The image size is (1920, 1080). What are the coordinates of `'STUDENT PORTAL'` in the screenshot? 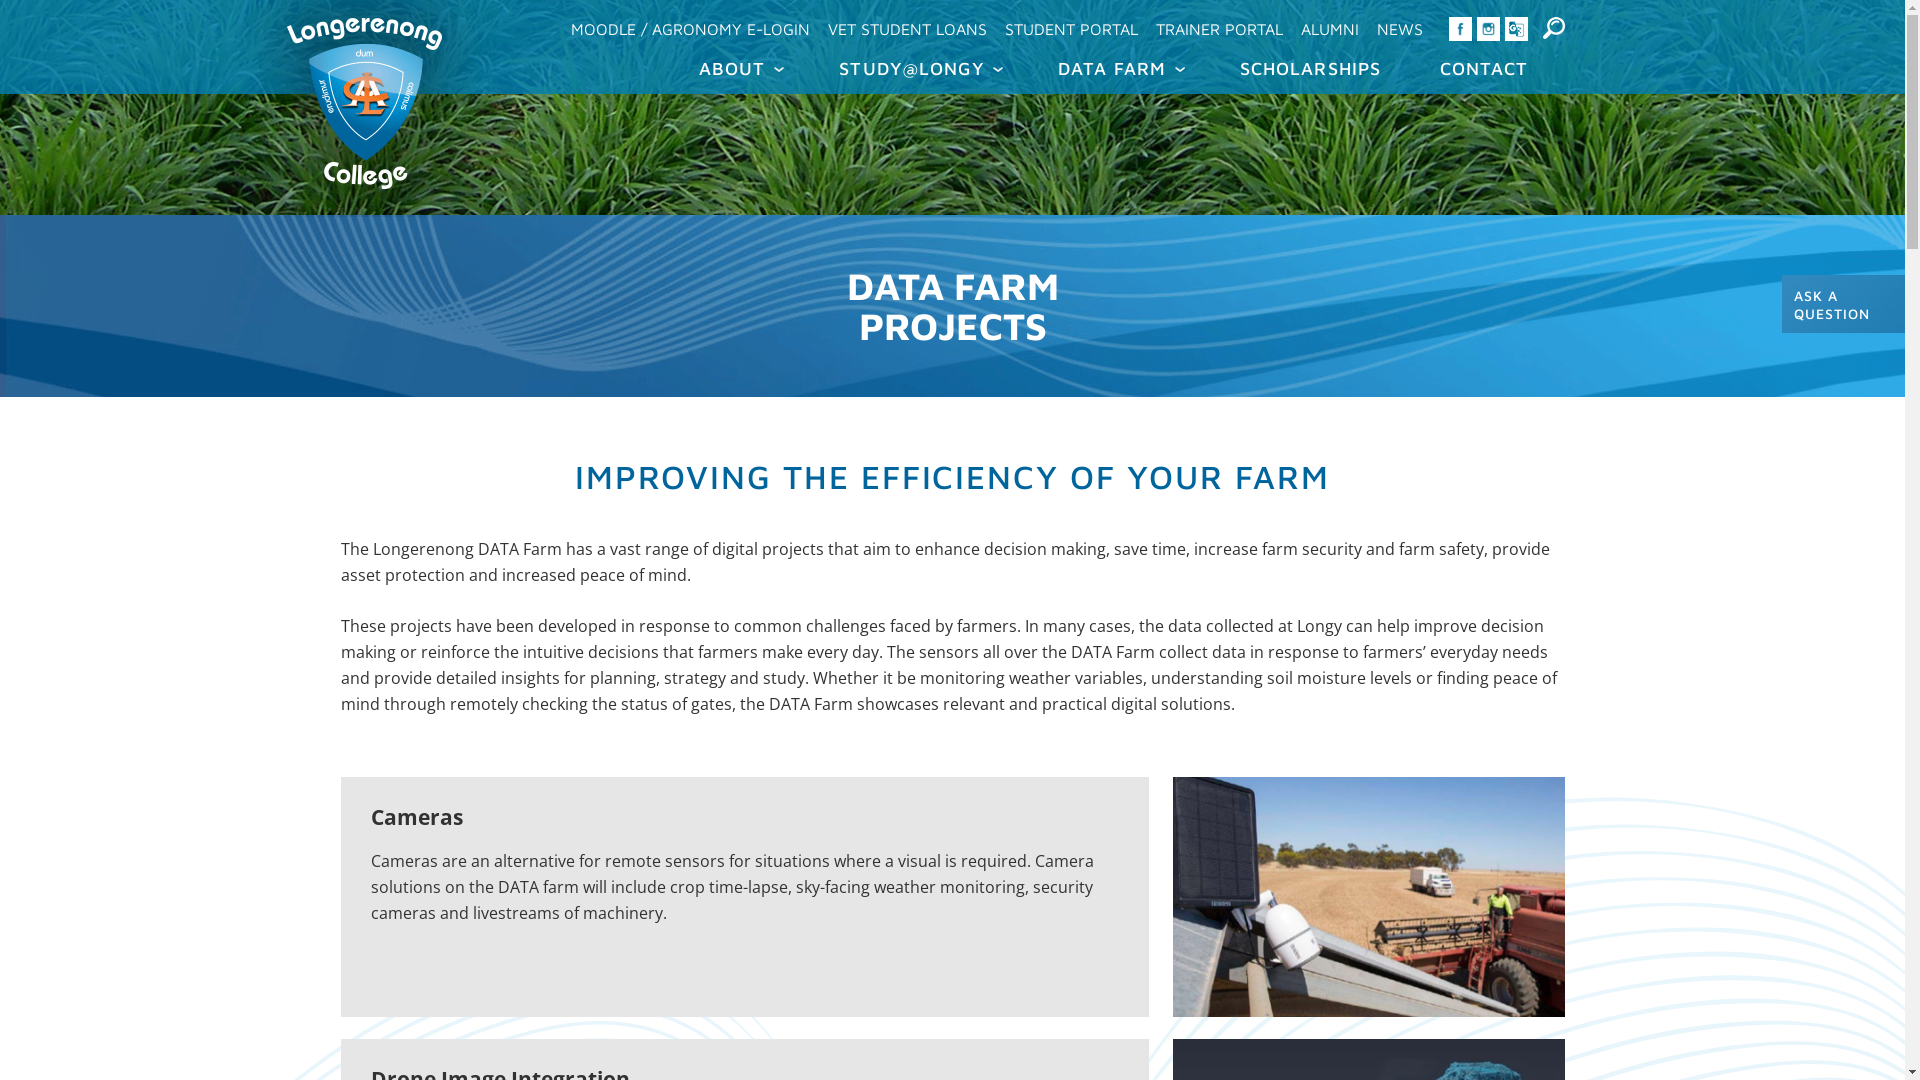 It's located at (1070, 29).